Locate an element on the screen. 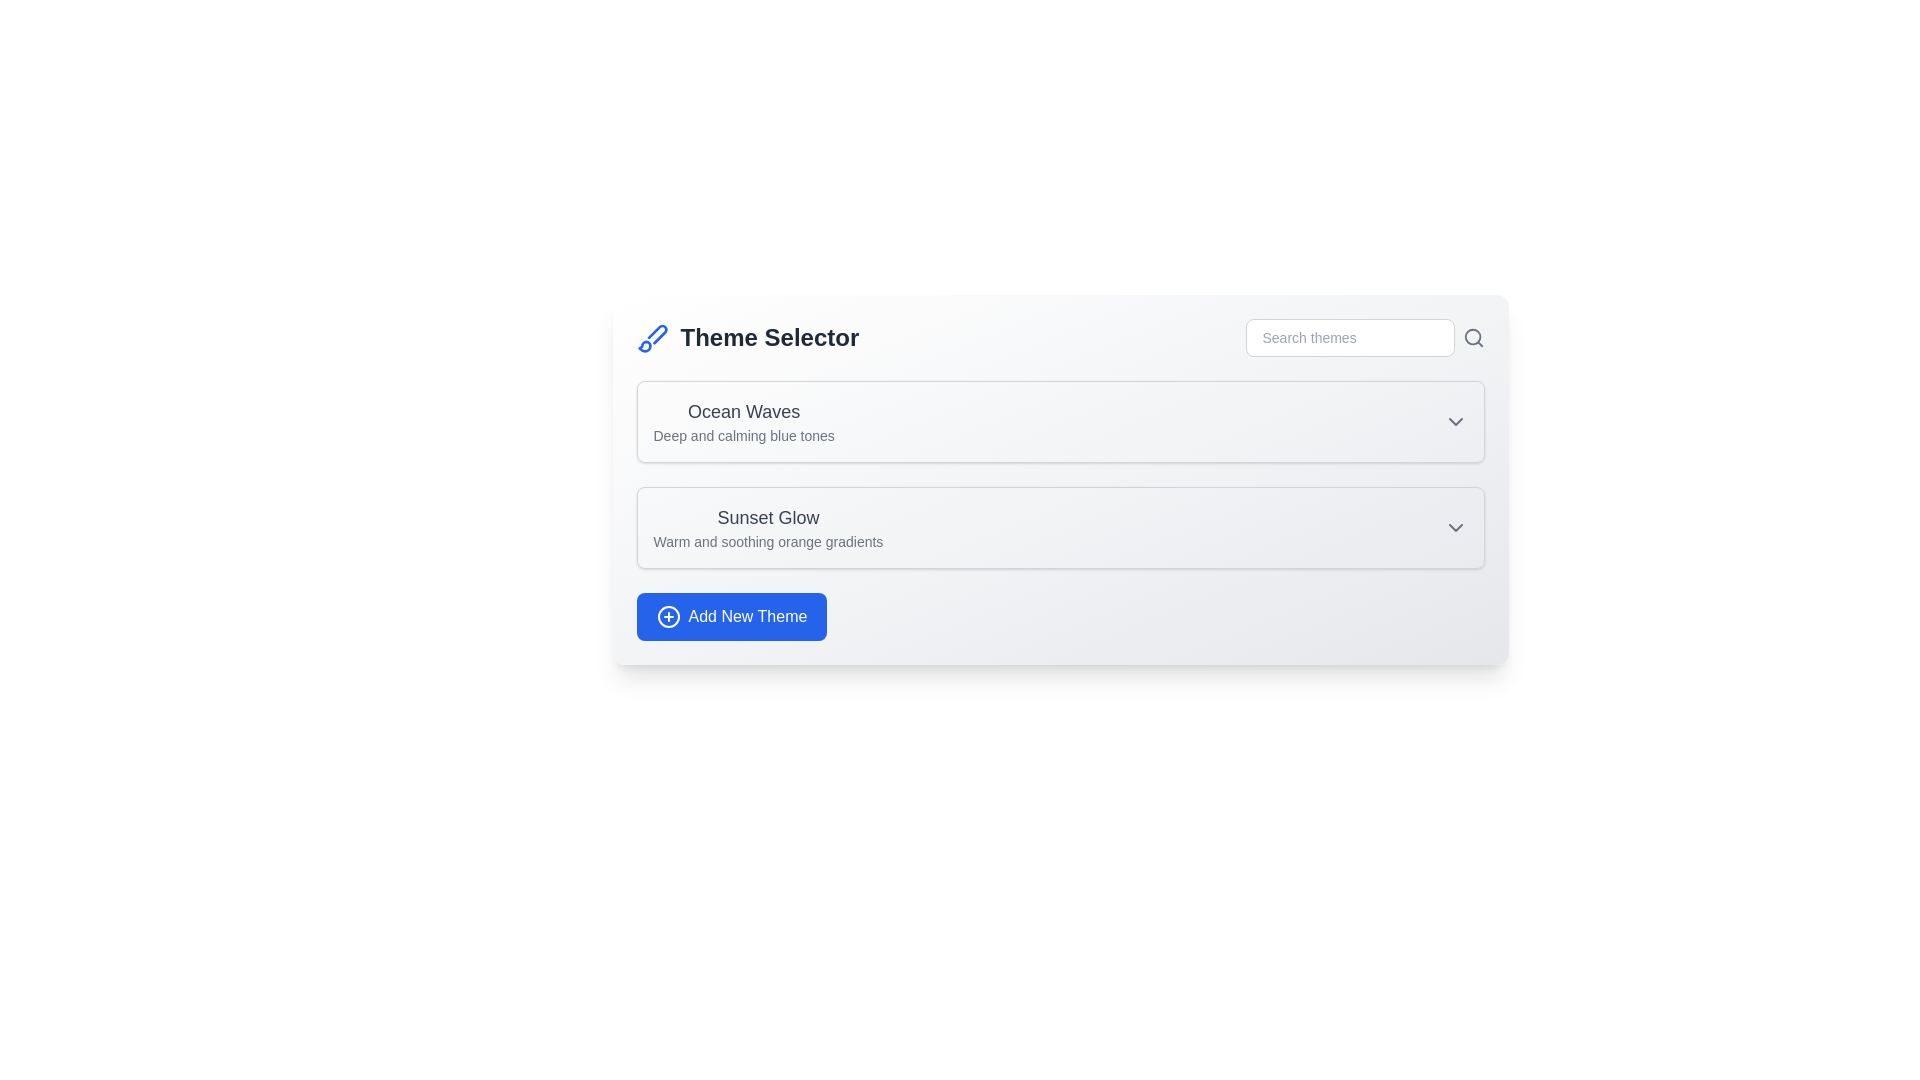 This screenshot has height=1080, width=1920. the descriptive subtitle text element for the 'Sunset Glow' theme, which is located within its card directly below the larger title text, positioned in the middle section of the UI interface is located at coordinates (767, 542).